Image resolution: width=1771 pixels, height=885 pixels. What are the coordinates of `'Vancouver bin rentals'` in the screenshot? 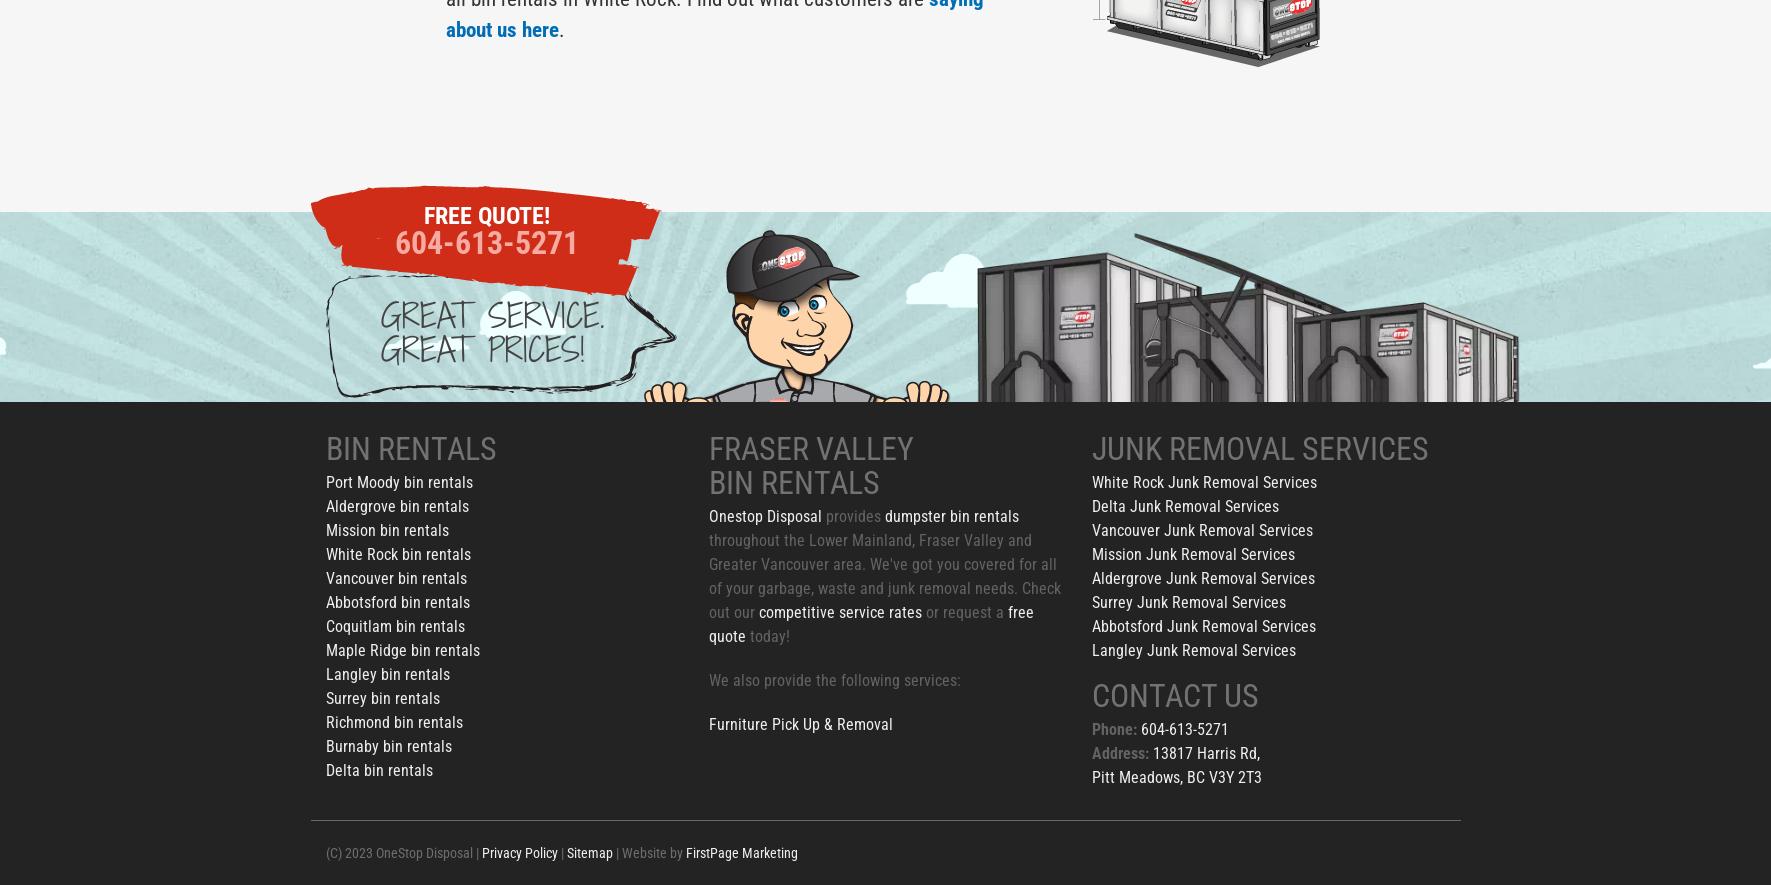 It's located at (395, 578).